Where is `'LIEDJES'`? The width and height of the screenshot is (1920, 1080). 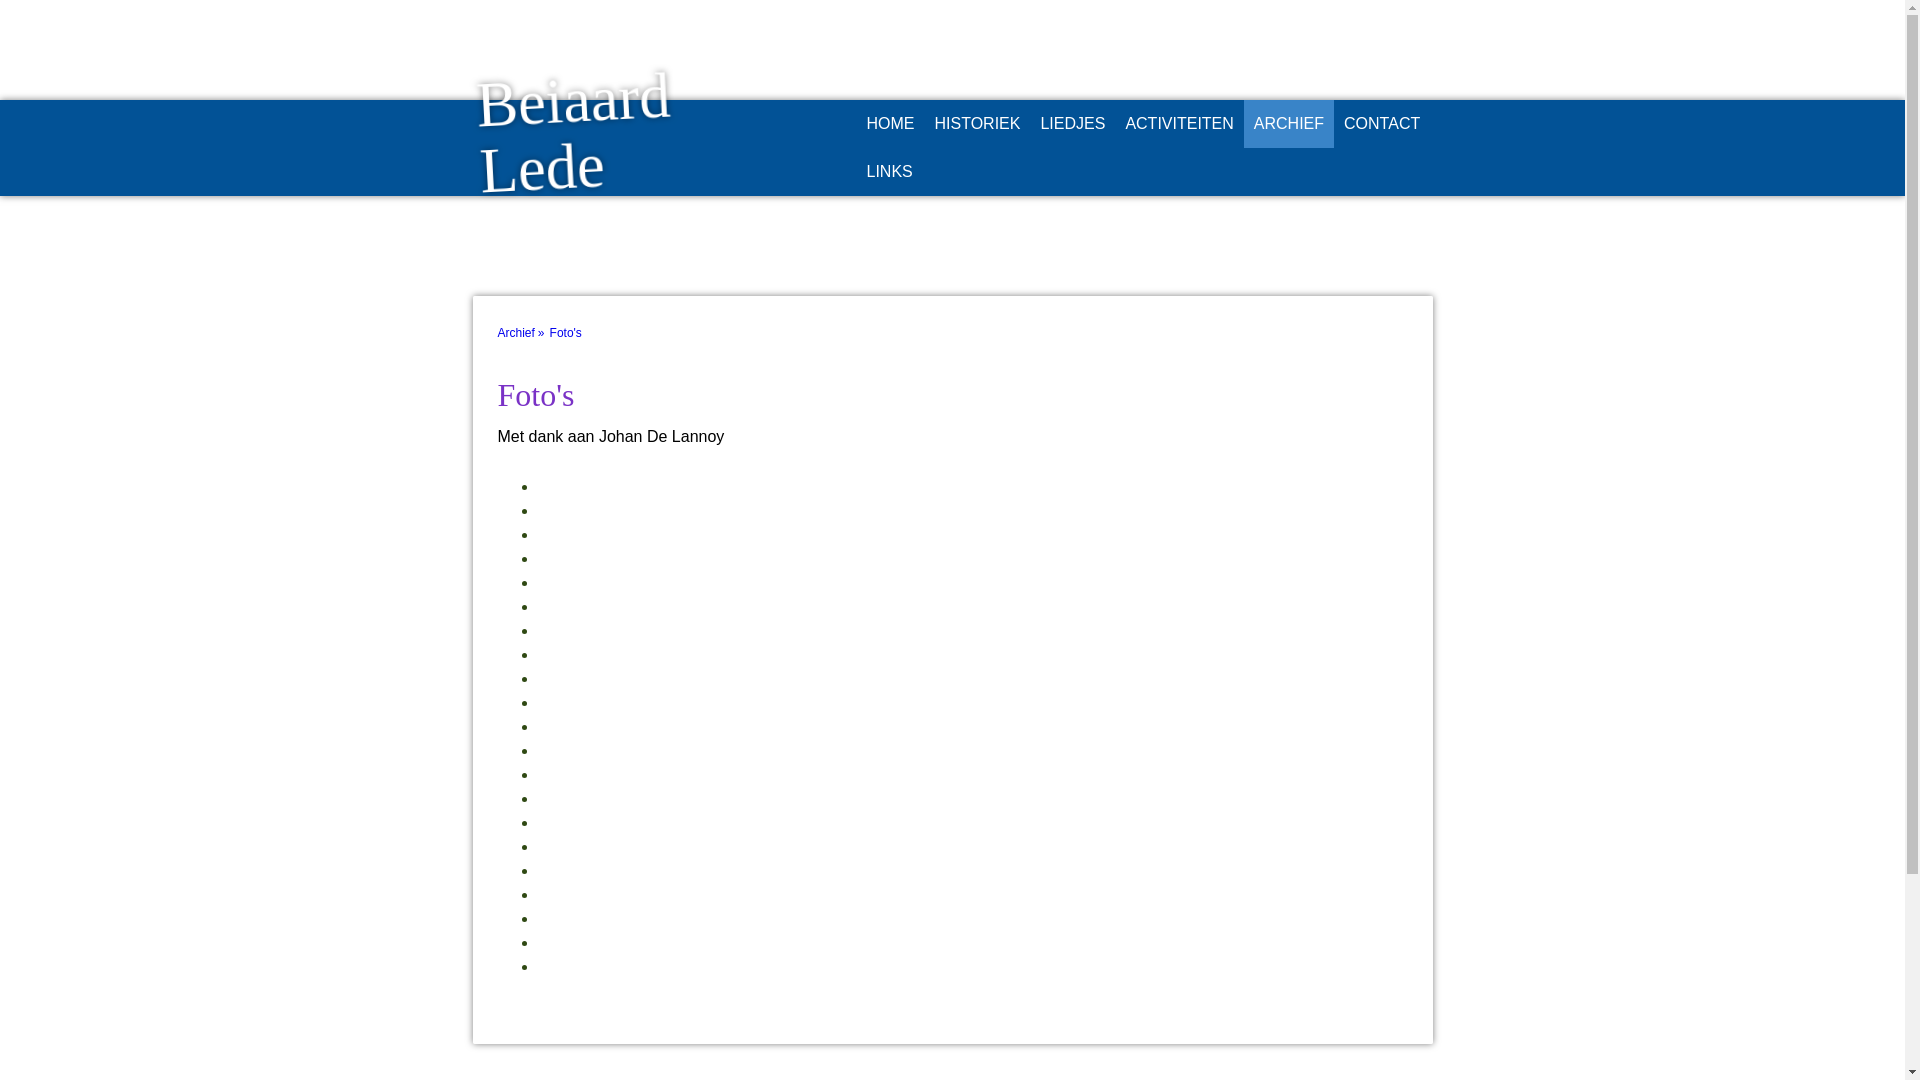 'LIEDJES' is located at coordinates (1071, 123).